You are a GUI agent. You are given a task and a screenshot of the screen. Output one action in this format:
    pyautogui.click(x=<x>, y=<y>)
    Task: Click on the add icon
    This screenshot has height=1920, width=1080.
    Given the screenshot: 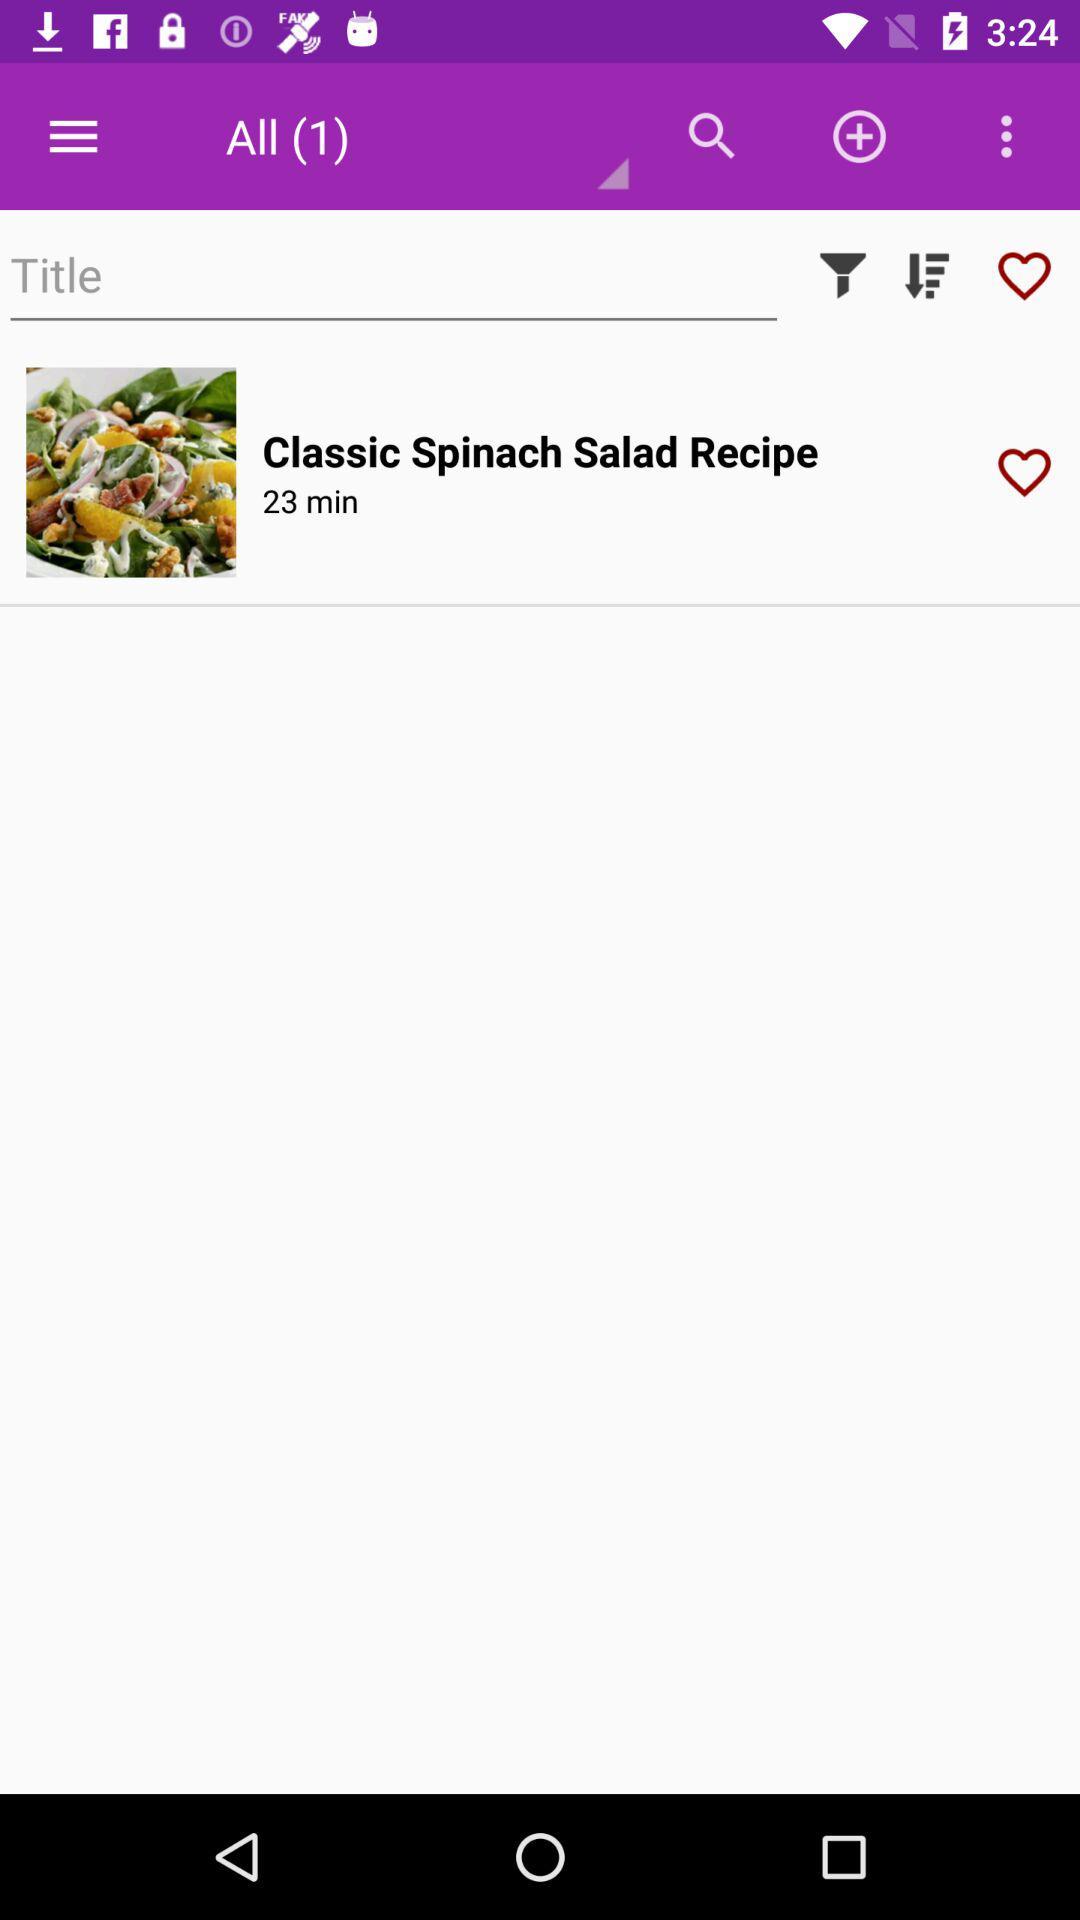 What is the action you would take?
    pyautogui.click(x=858, y=136)
    